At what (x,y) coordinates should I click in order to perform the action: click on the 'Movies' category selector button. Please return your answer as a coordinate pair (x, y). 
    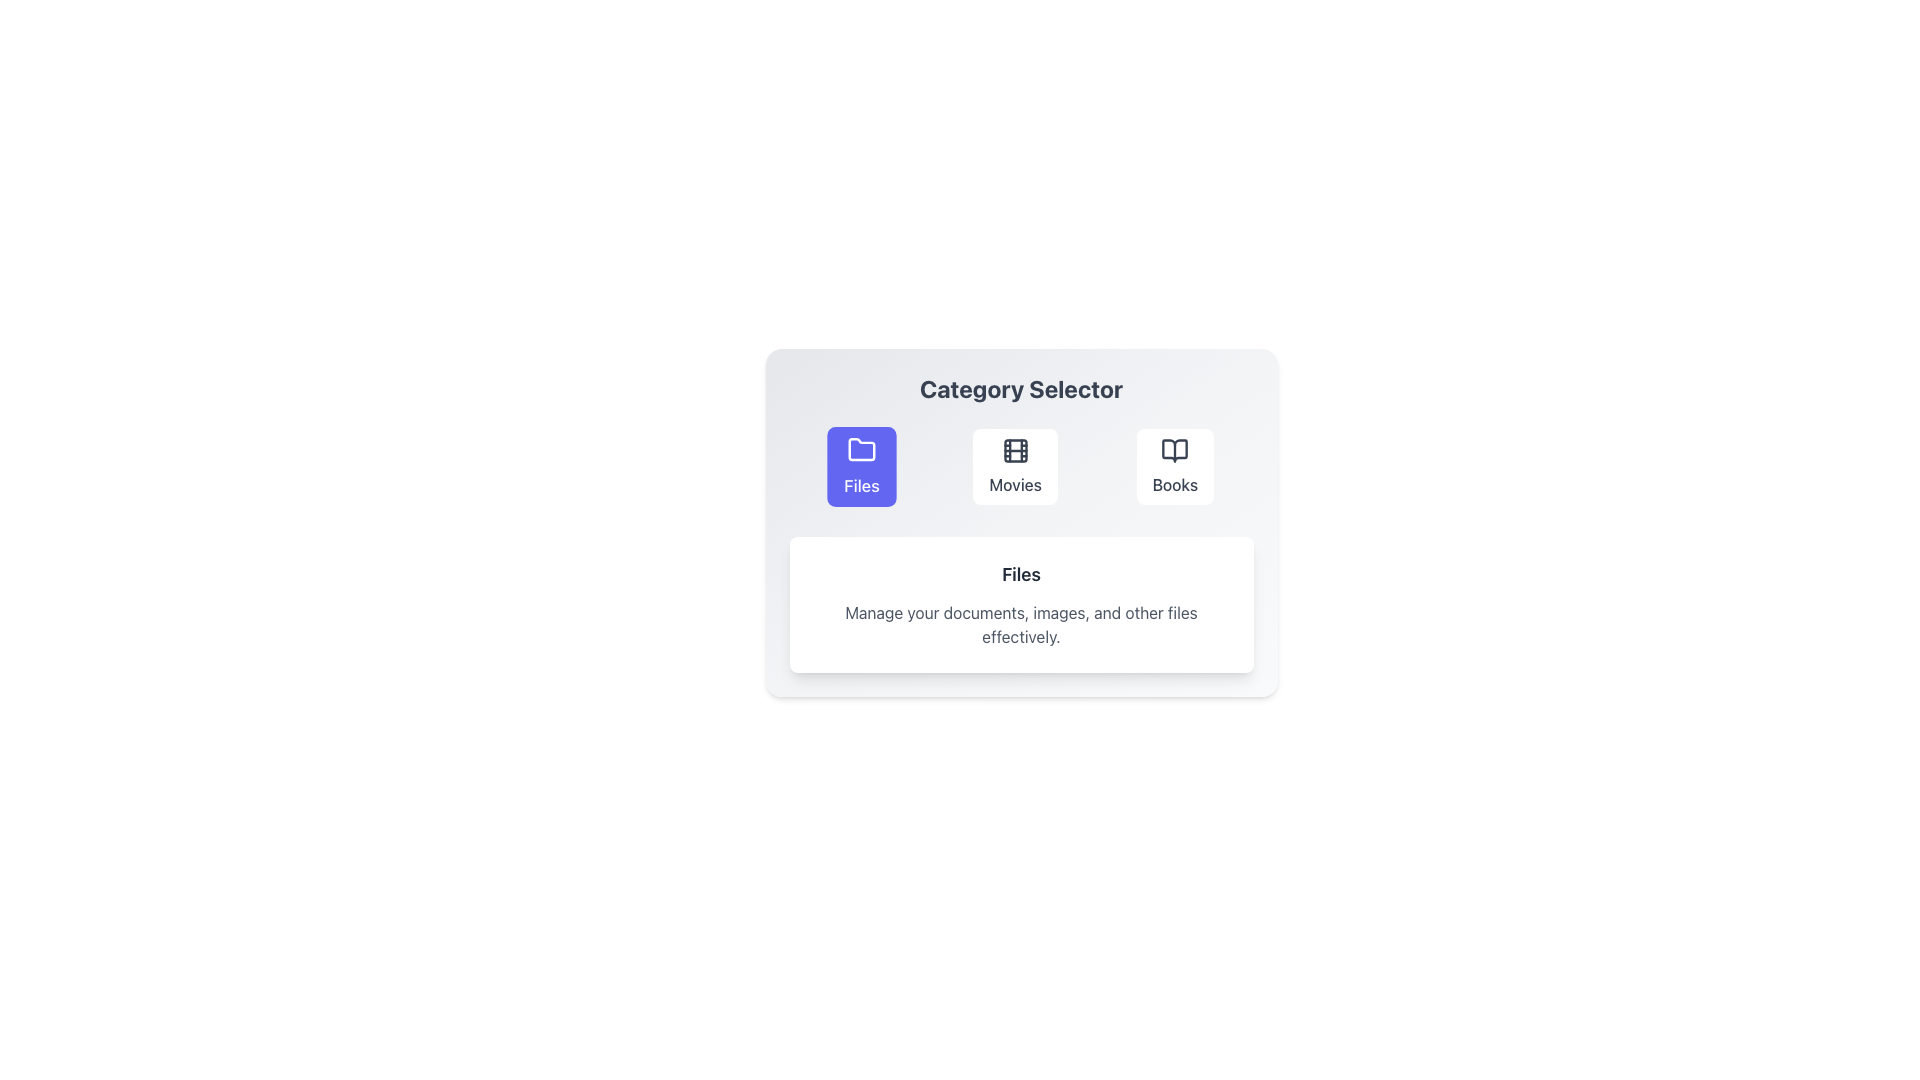
    Looking at the image, I should click on (1021, 466).